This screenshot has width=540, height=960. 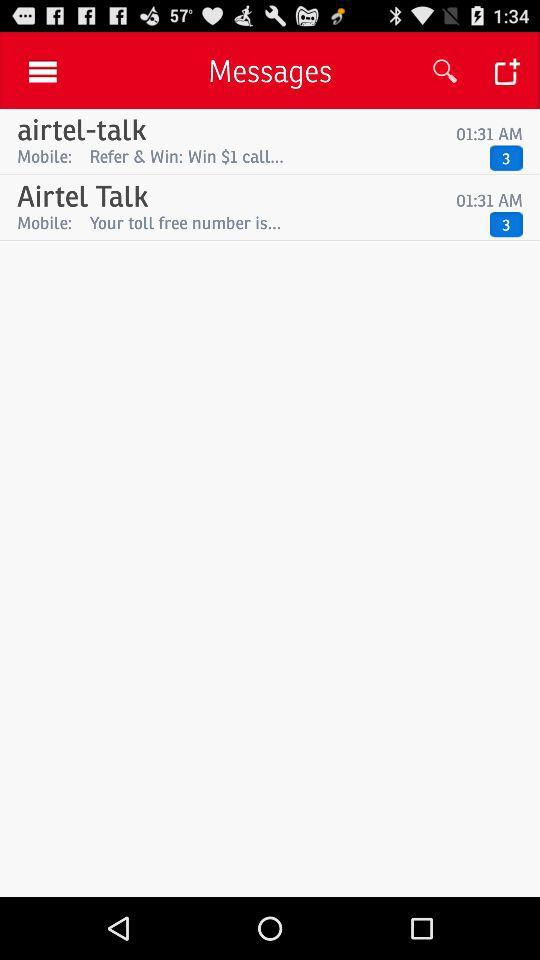 I want to click on refer win win icon, so click(x=284, y=155).